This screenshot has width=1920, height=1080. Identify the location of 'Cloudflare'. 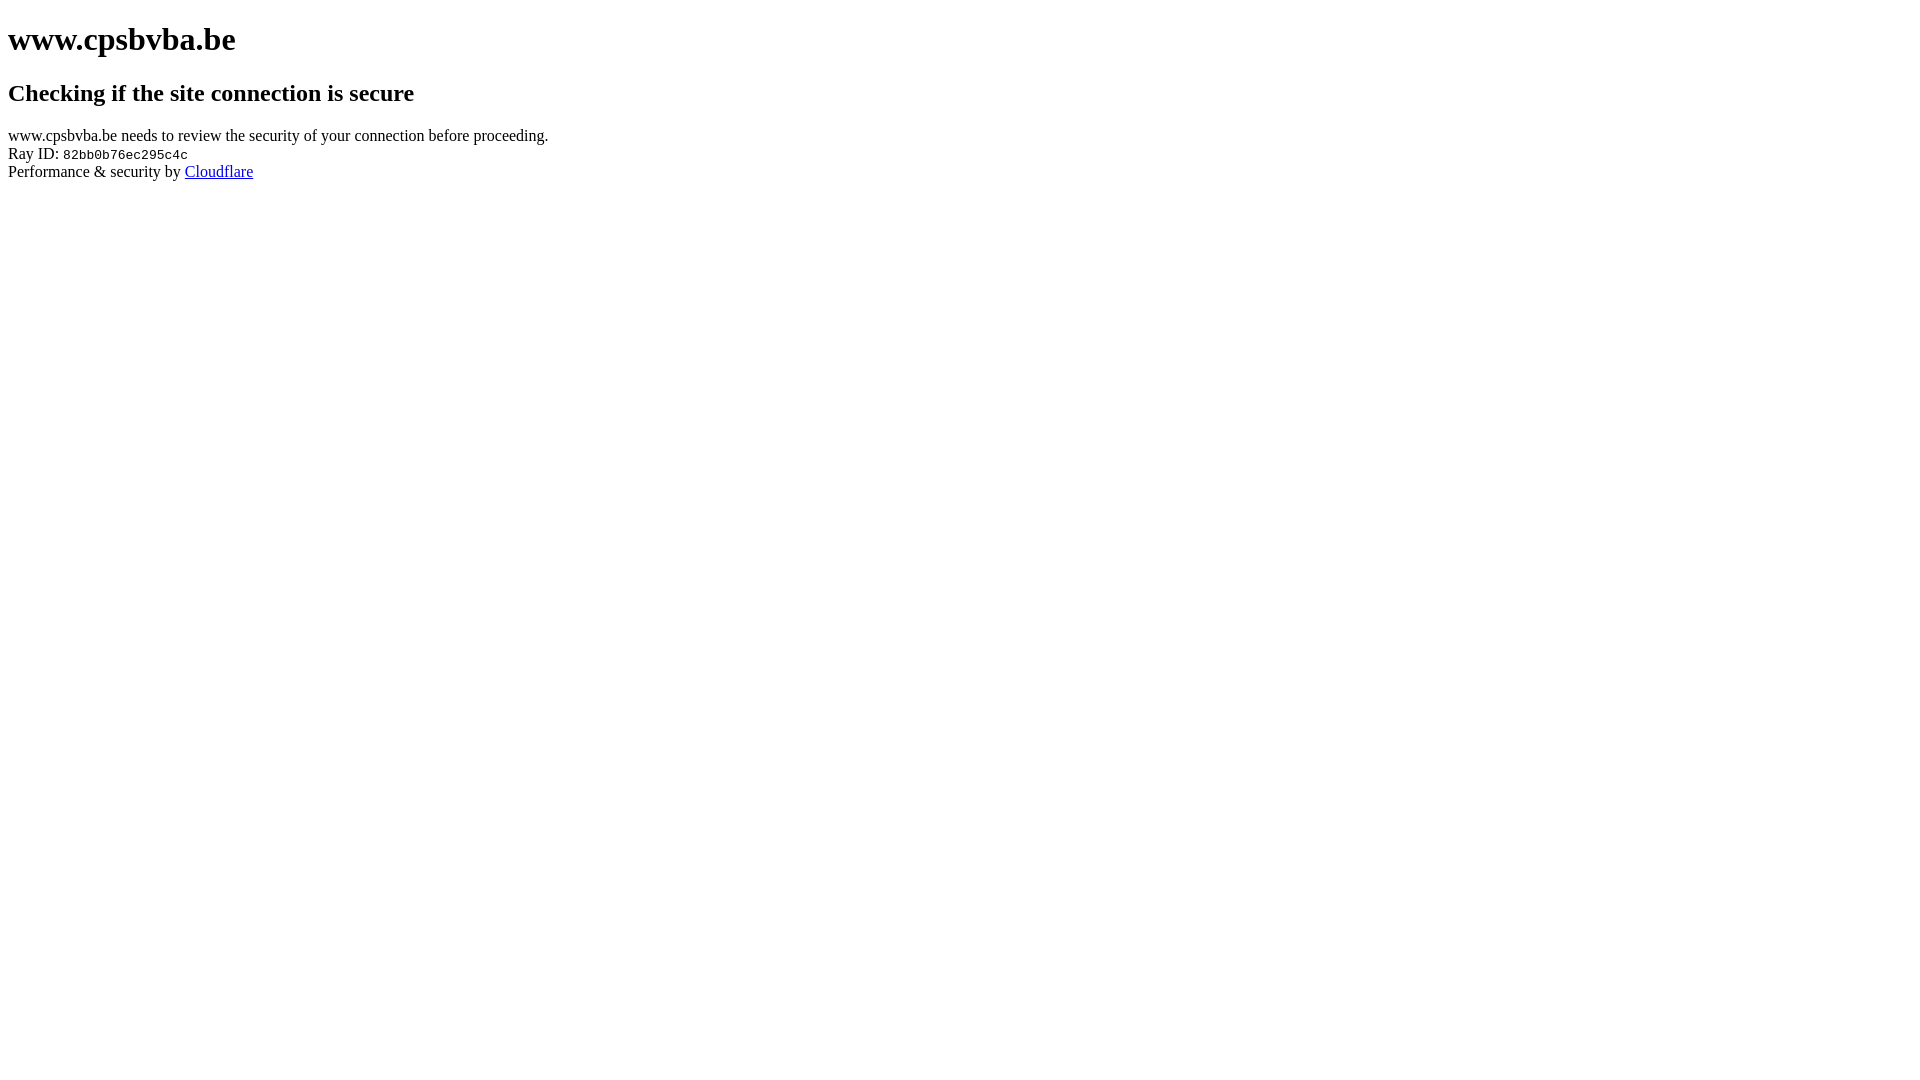
(219, 170).